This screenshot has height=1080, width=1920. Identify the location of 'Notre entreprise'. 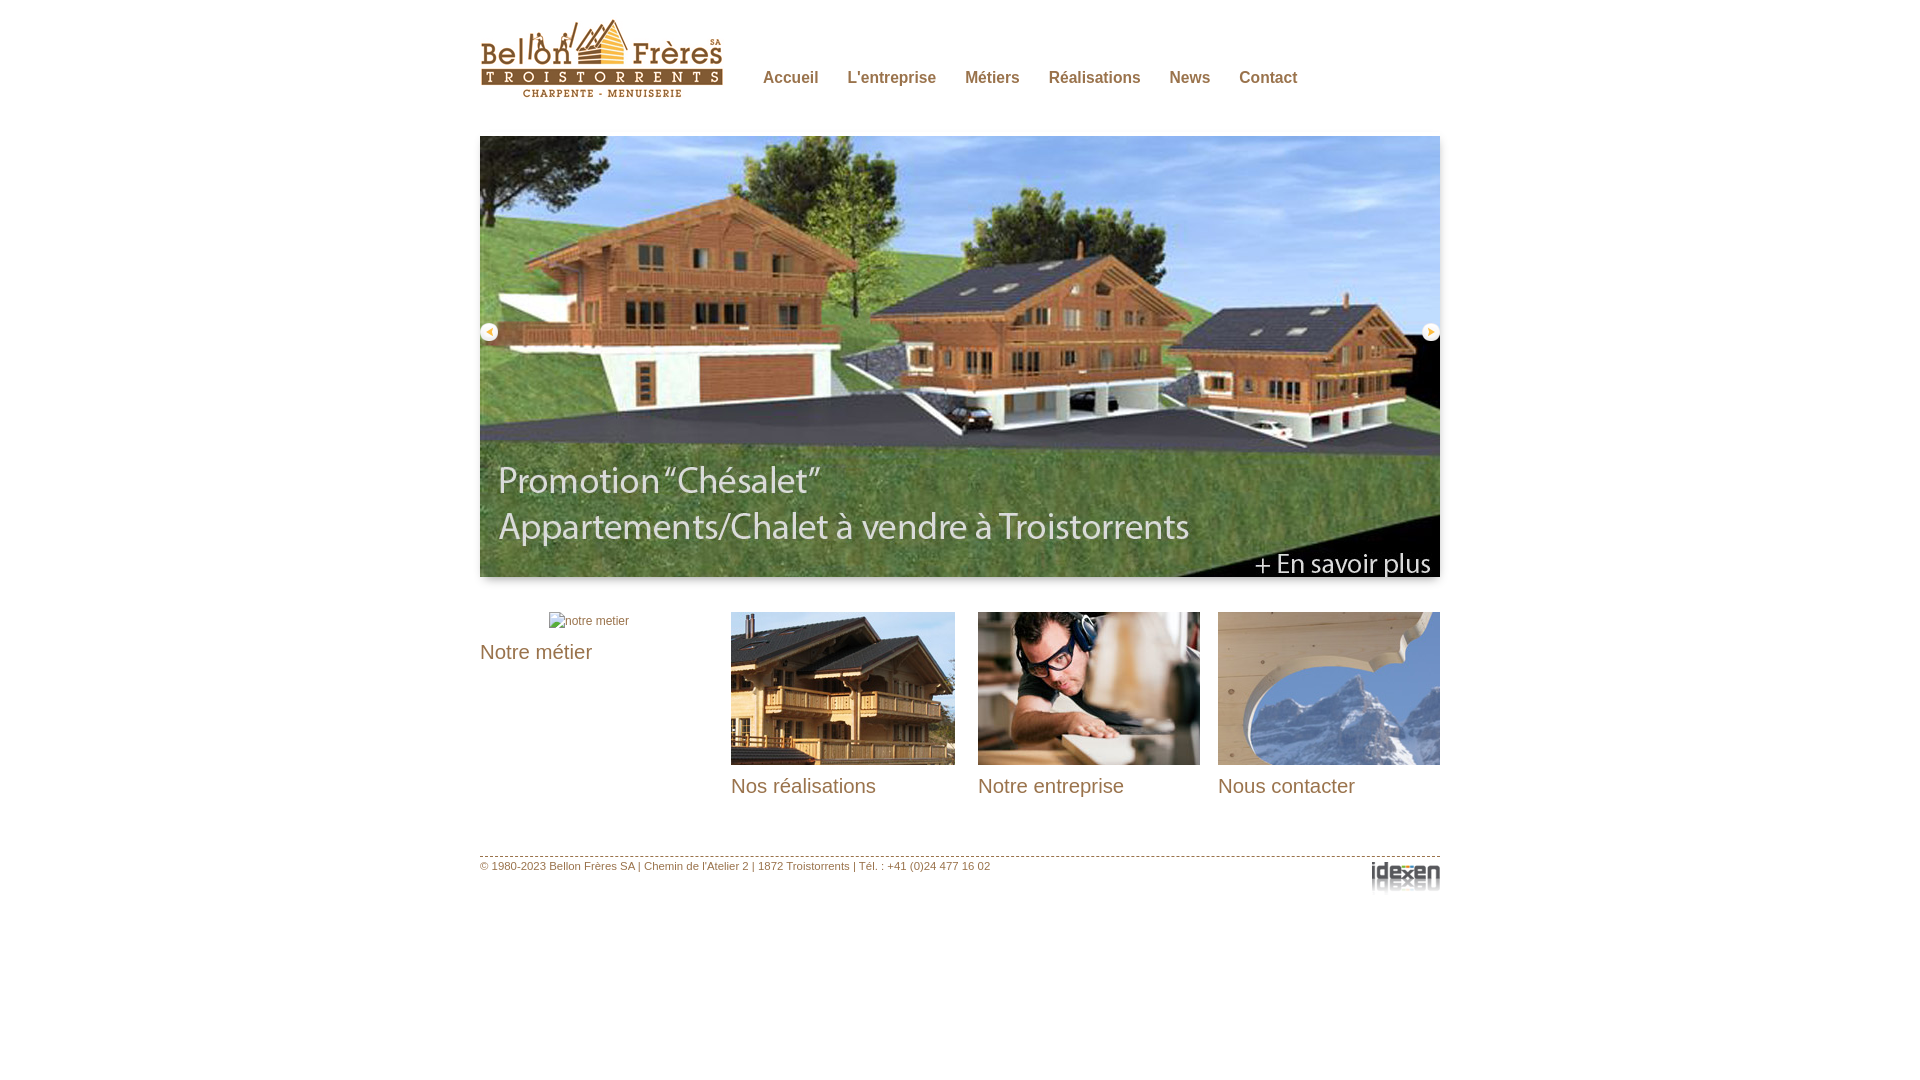
(1050, 785).